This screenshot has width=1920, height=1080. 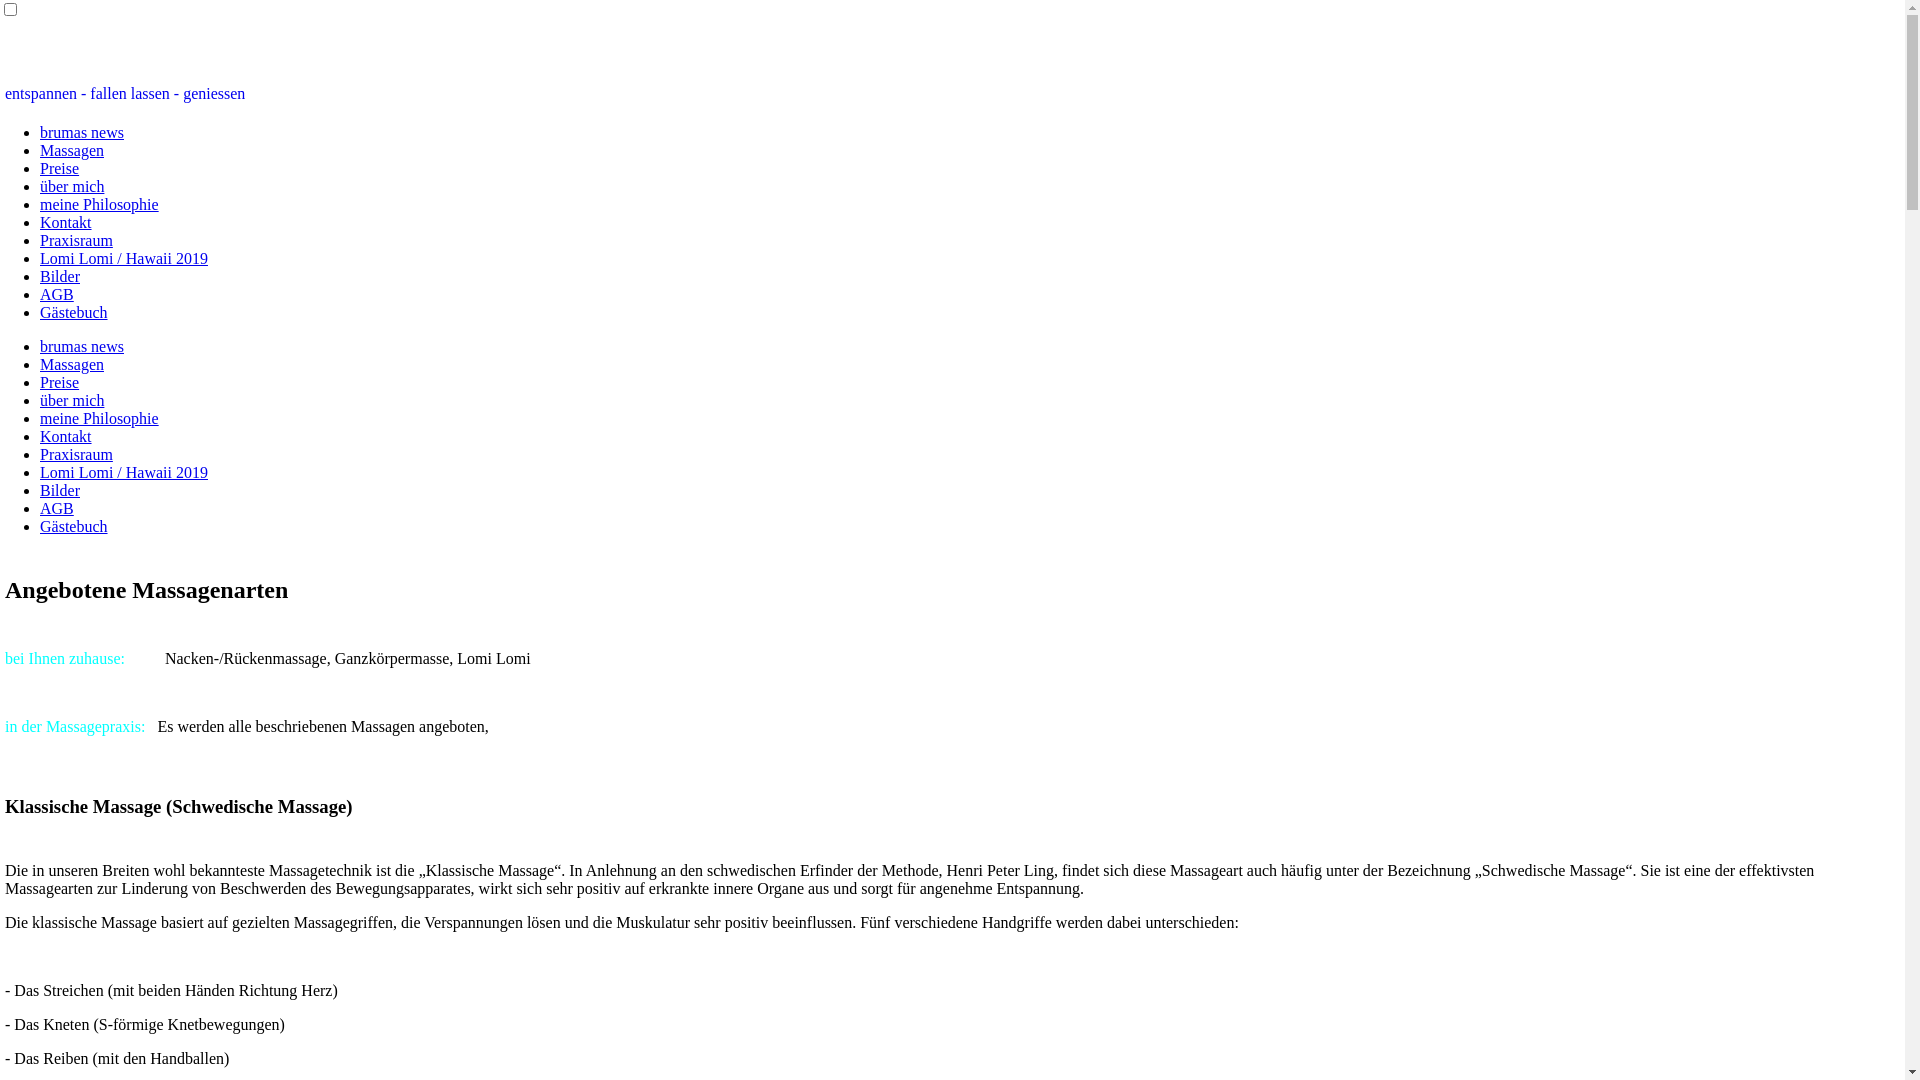 I want to click on 'Lomi Lomi / Hawaii 2019', so click(x=39, y=257).